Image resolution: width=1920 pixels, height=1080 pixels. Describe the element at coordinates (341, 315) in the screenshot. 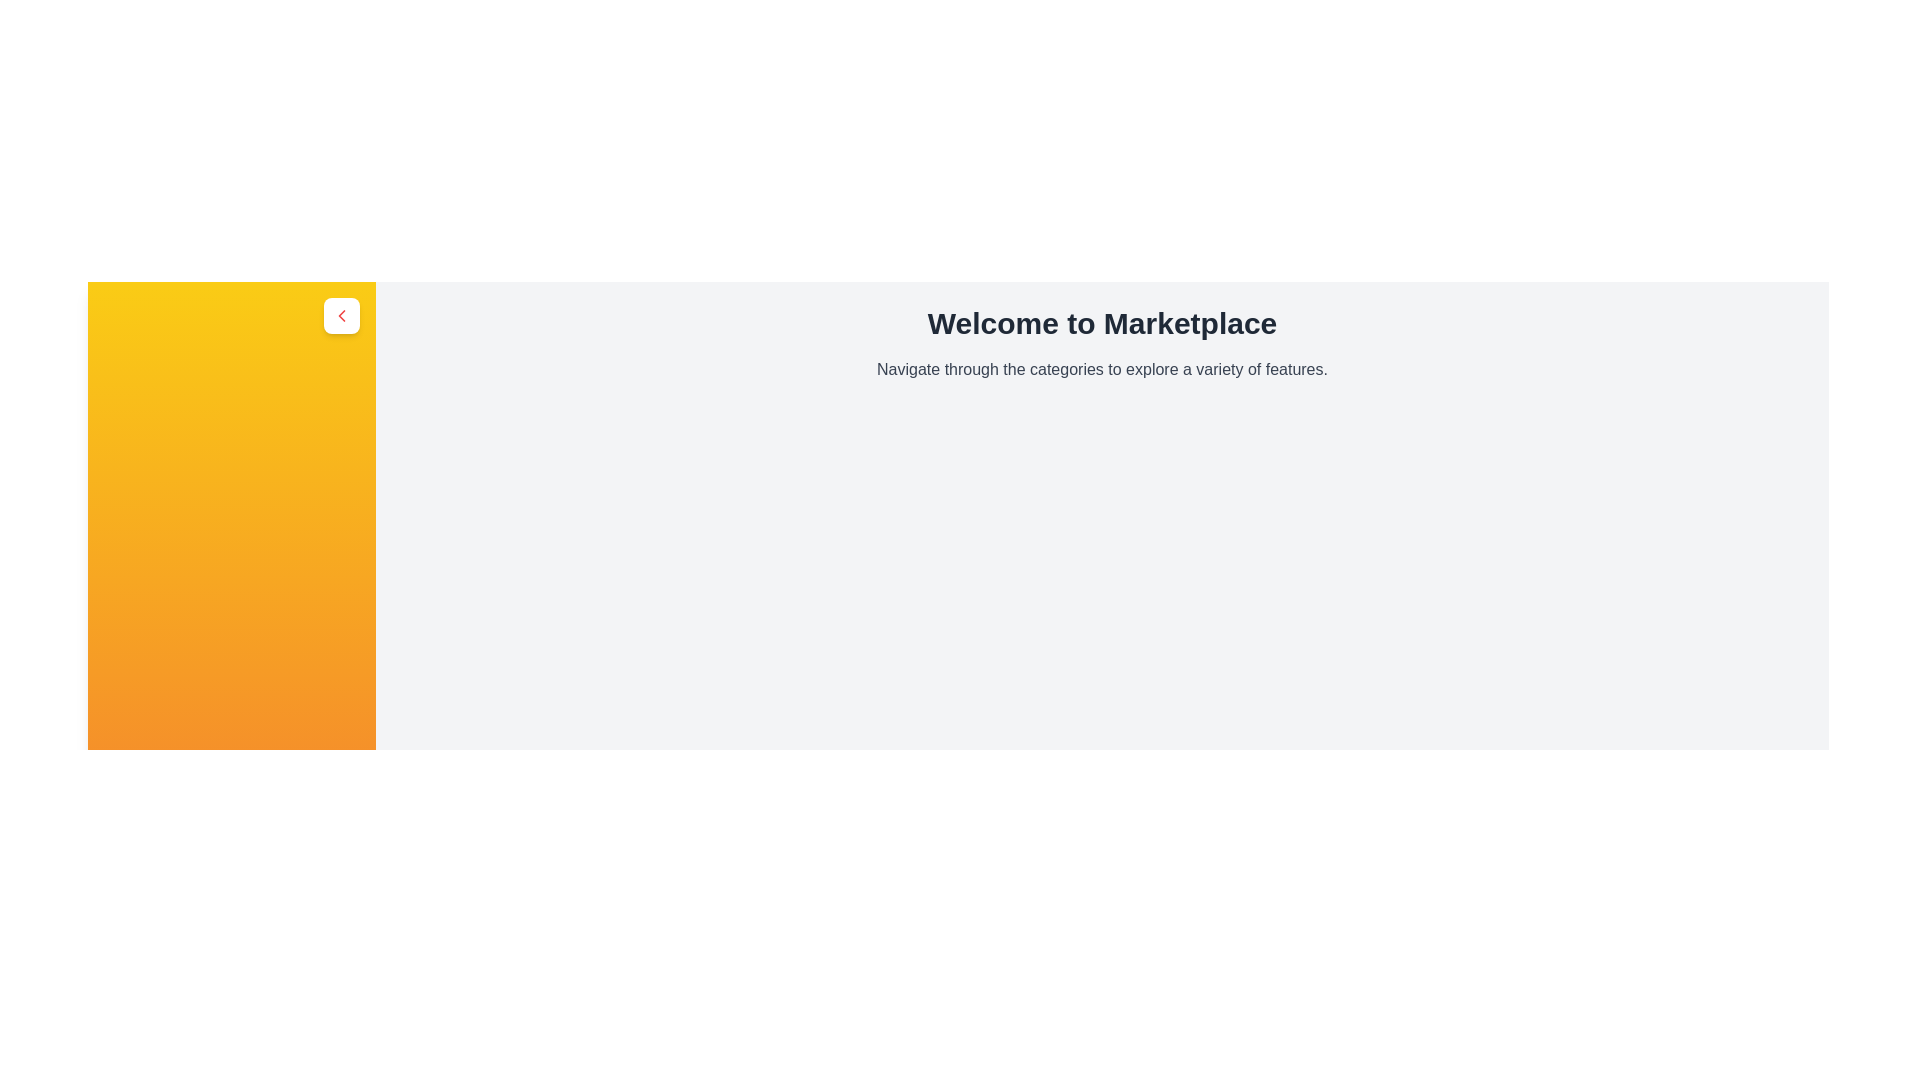

I see `toggle button to toggle the sidebar open or closed` at that location.